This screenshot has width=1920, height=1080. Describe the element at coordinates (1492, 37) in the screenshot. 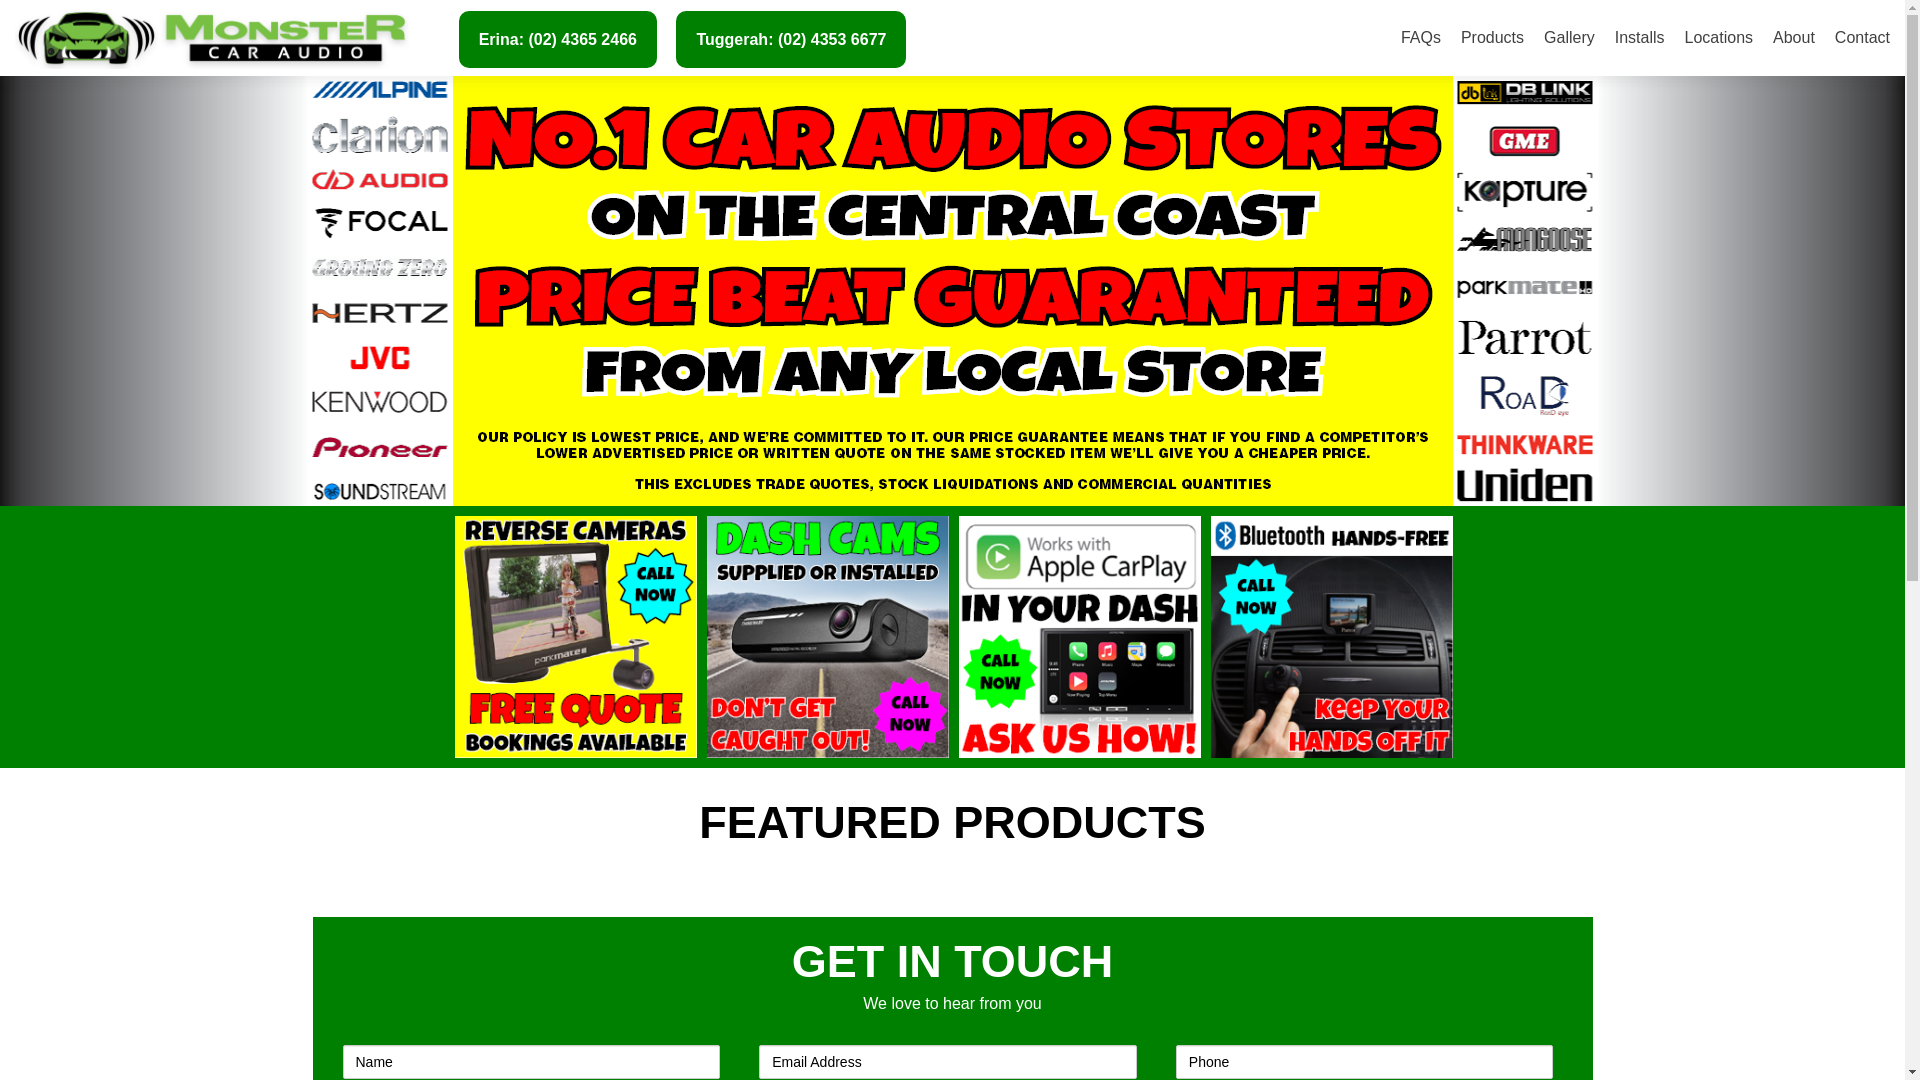

I see `'Products'` at that location.